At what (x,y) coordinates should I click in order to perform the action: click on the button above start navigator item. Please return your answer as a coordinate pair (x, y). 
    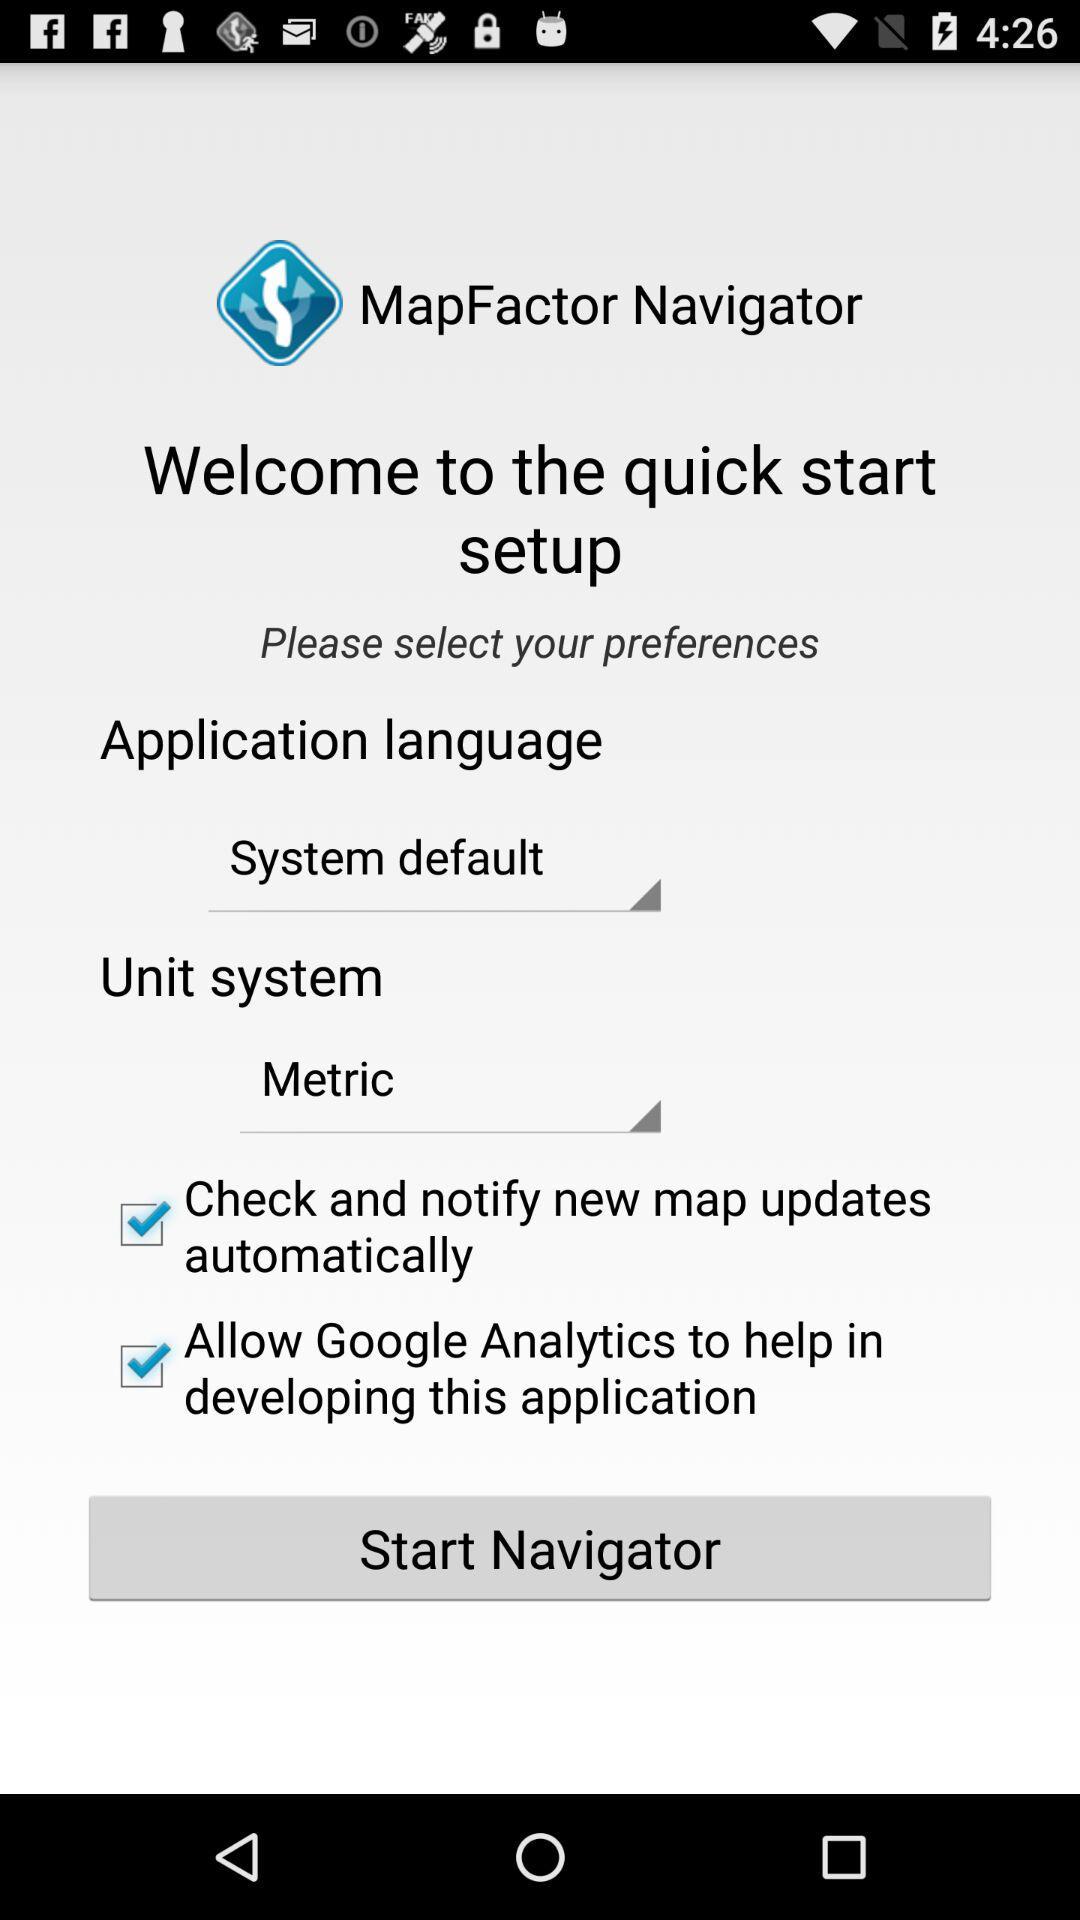
    Looking at the image, I should click on (540, 1365).